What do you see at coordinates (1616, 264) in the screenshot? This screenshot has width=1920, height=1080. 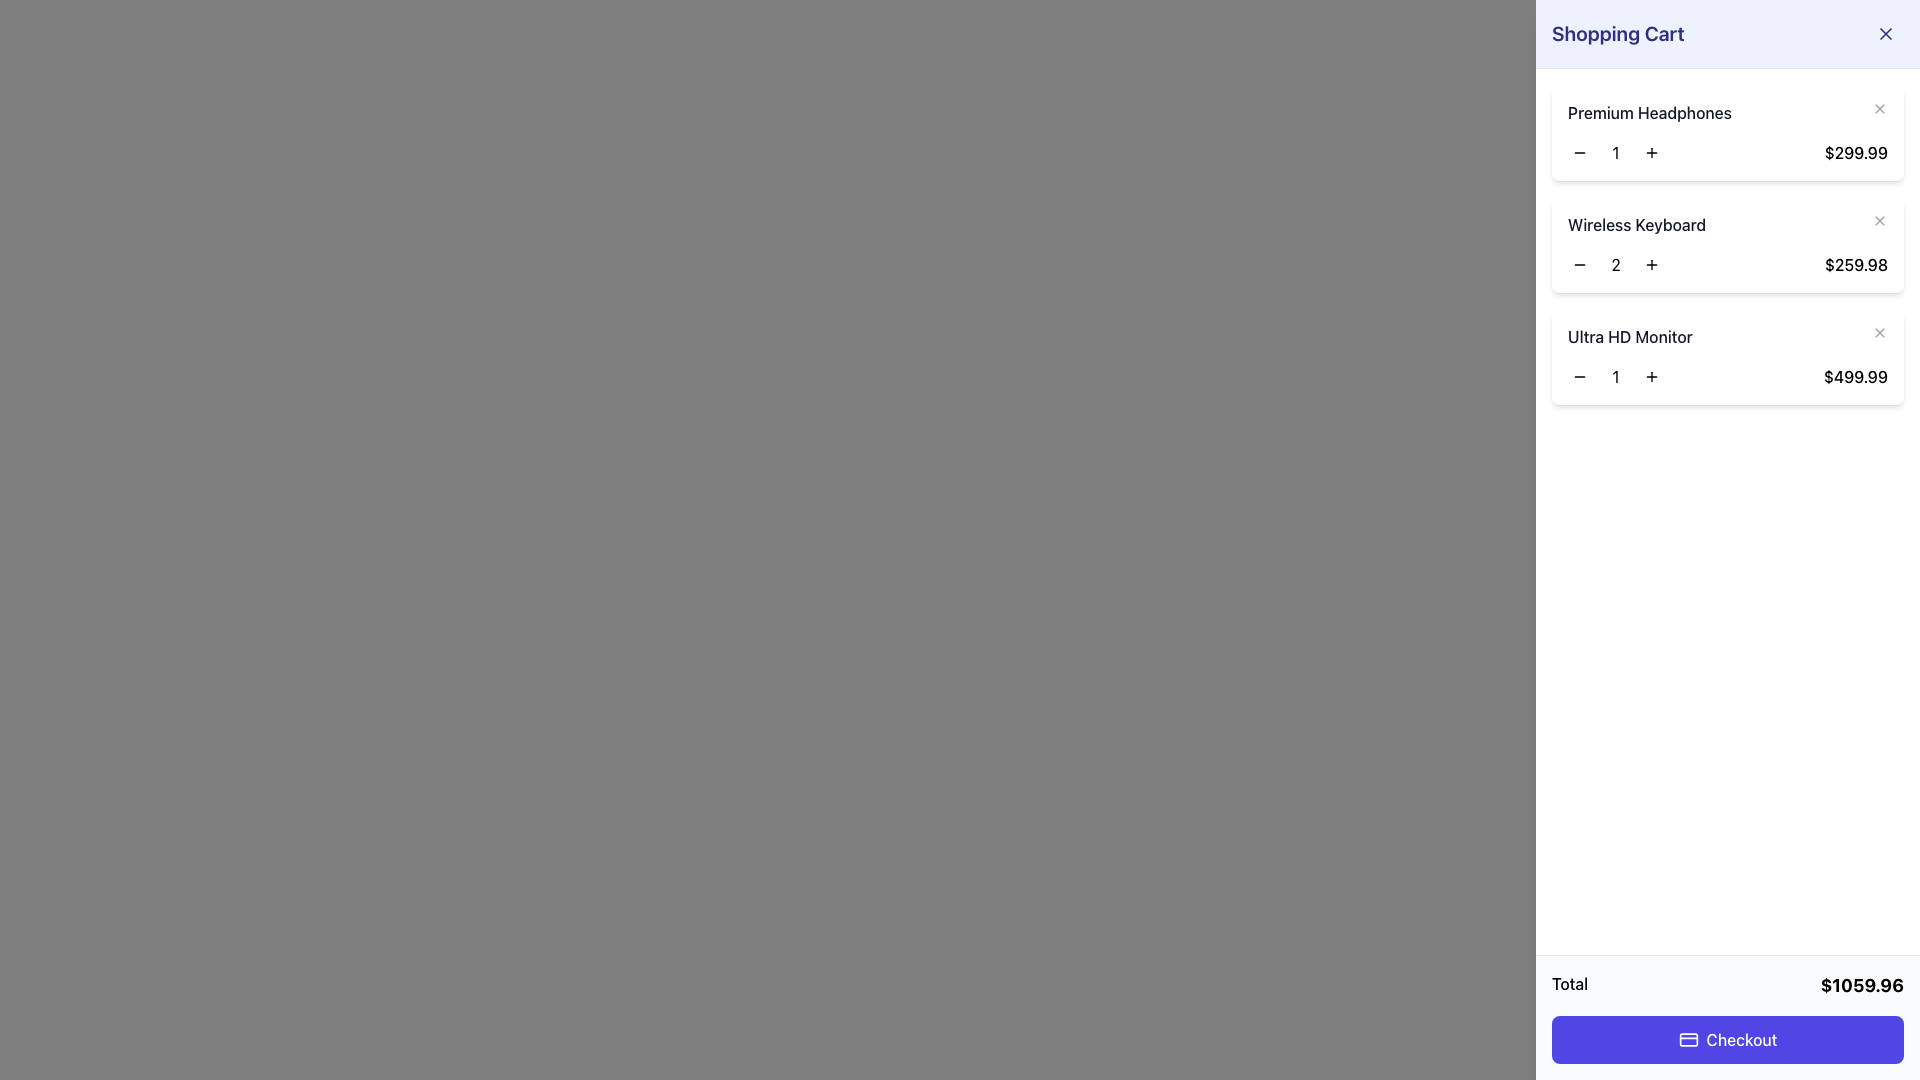 I see `the numeric label displaying the number '2', which is centrally positioned between the decrement button '-' and increment button '+', in the quantity adjustment section for 'Wireless Keyboard' in the shopping cart` at bounding box center [1616, 264].